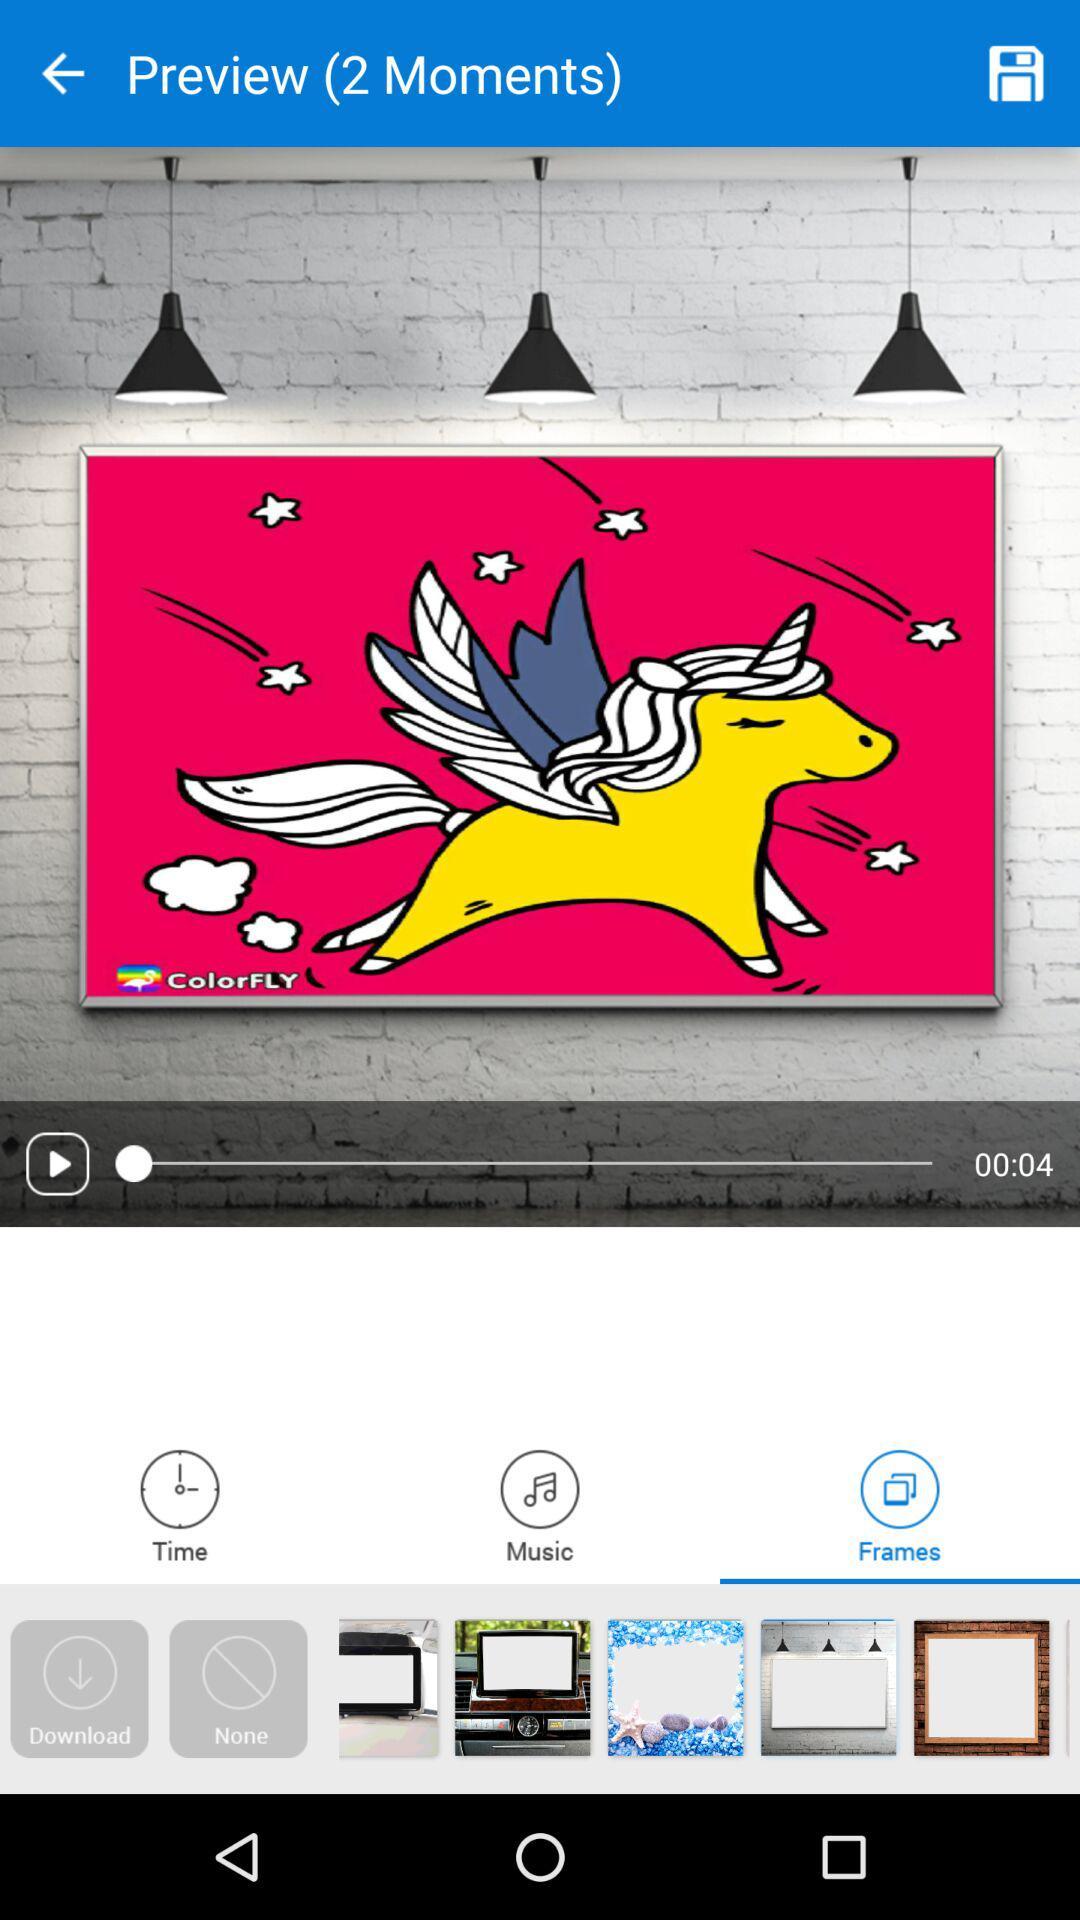 This screenshot has height=1920, width=1080. What do you see at coordinates (78, 1688) in the screenshot?
I see `open the download page` at bounding box center [78, 1688].